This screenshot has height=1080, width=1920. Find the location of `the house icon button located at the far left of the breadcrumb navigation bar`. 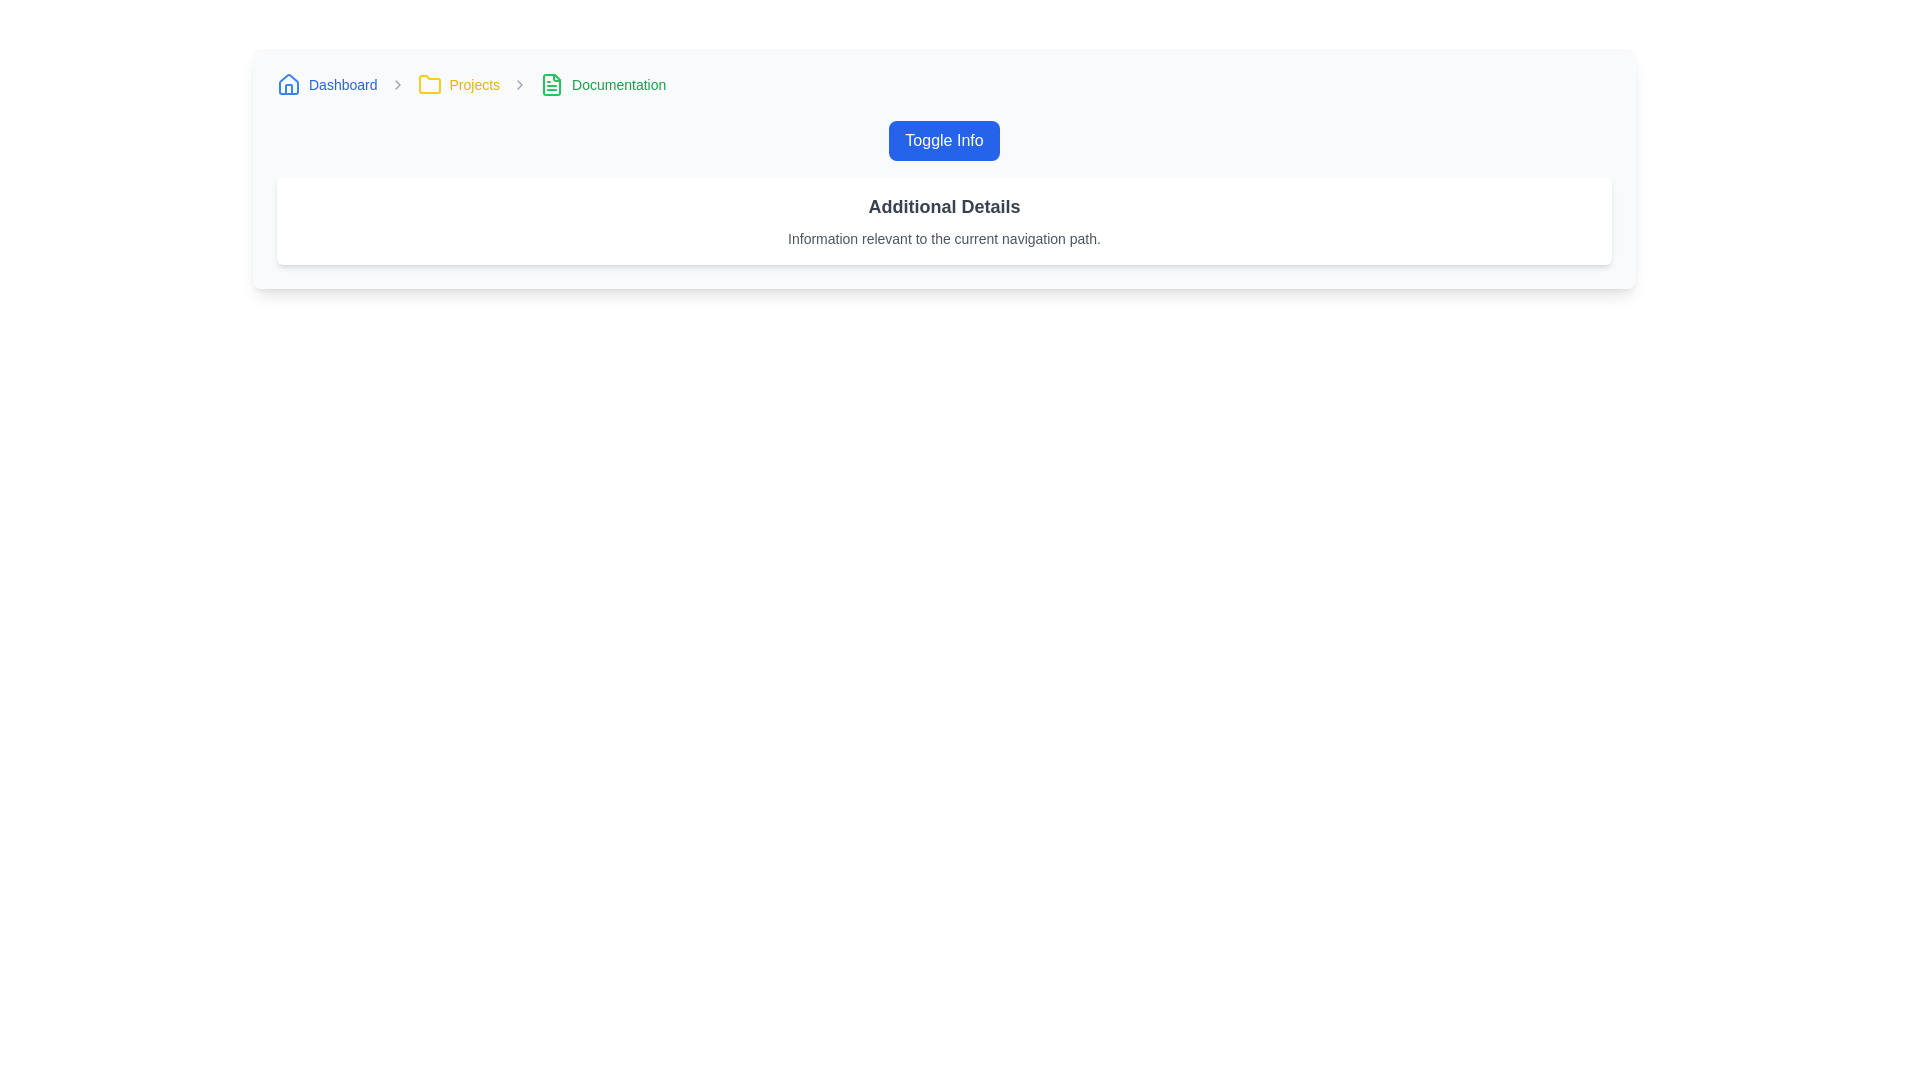

the house icon button located at the far left of the breadcrumb navigation bar is located at coordinates (287, 83).